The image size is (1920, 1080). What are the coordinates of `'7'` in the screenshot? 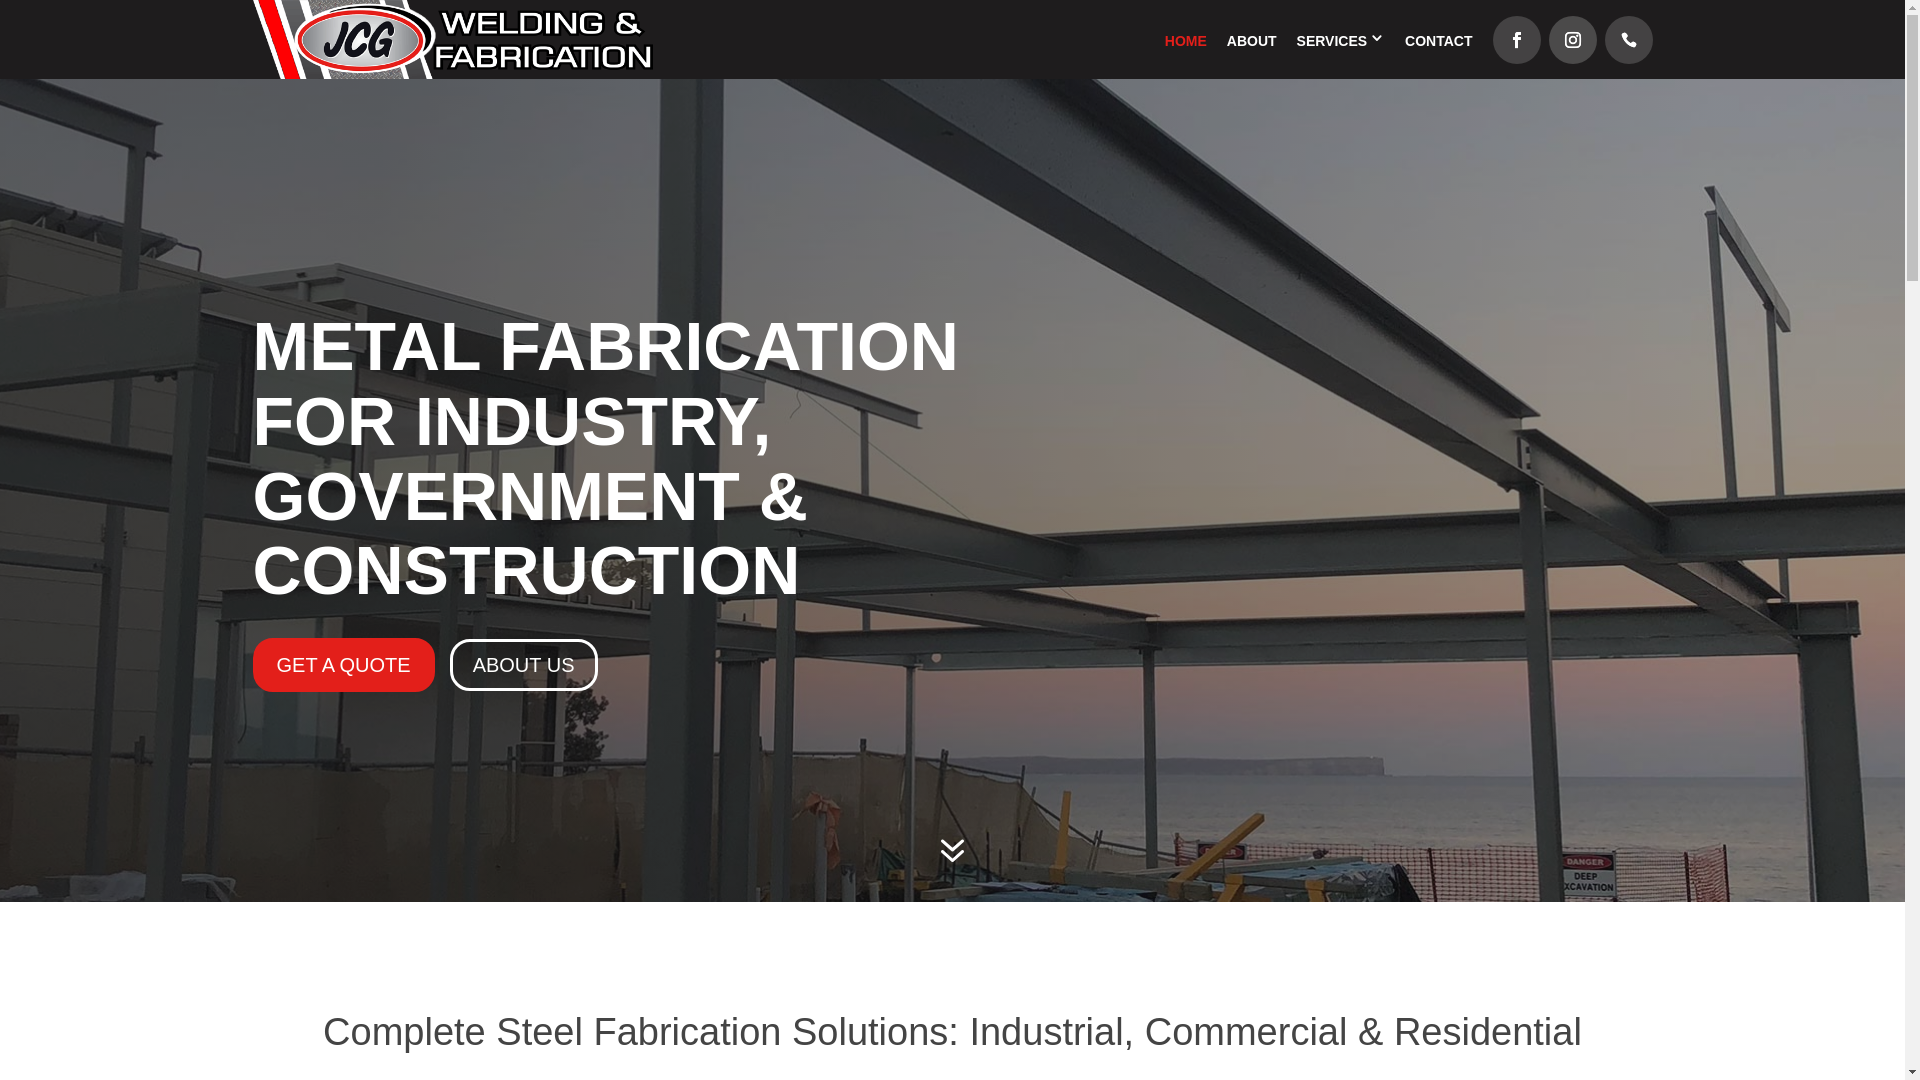 It's located at (950, 853).